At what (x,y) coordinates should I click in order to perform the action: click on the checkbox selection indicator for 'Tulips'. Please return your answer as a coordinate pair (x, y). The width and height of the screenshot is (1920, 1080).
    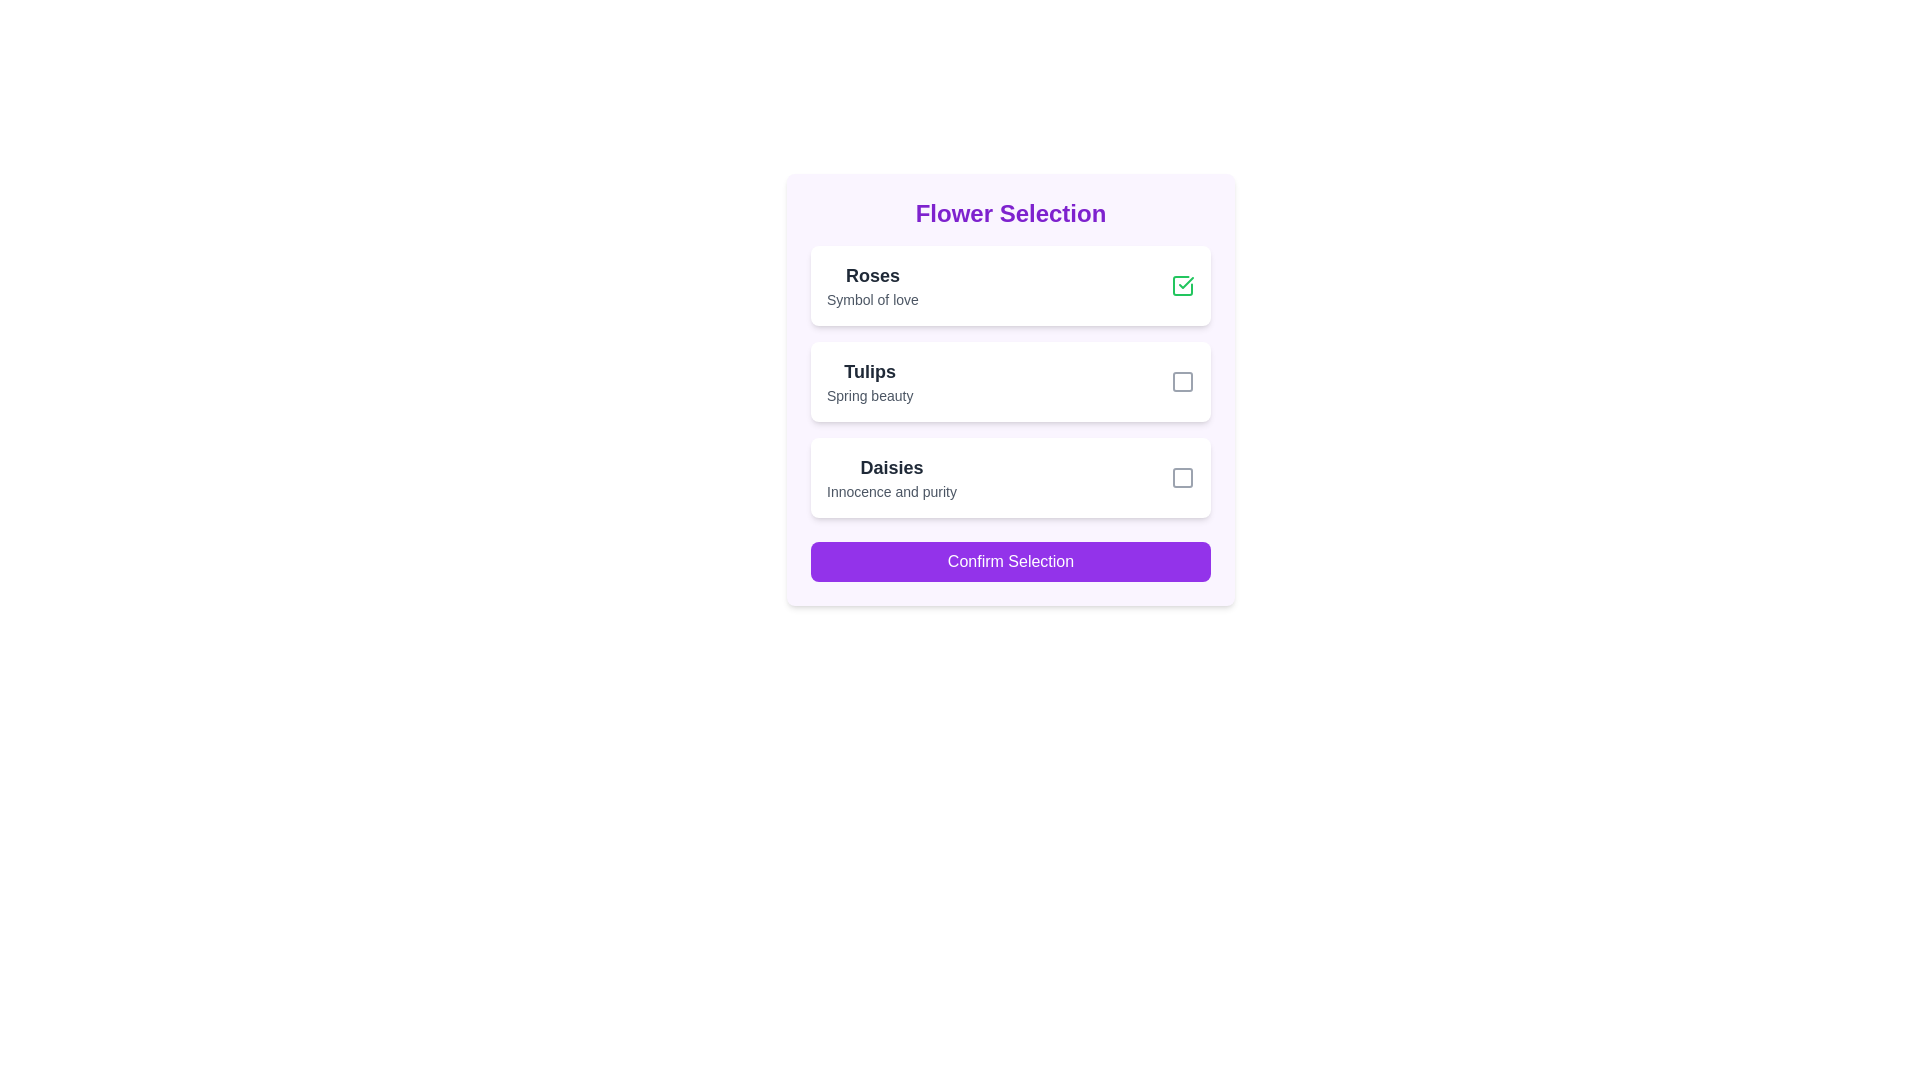
    Looking at the image, I should click on (1182, 381).